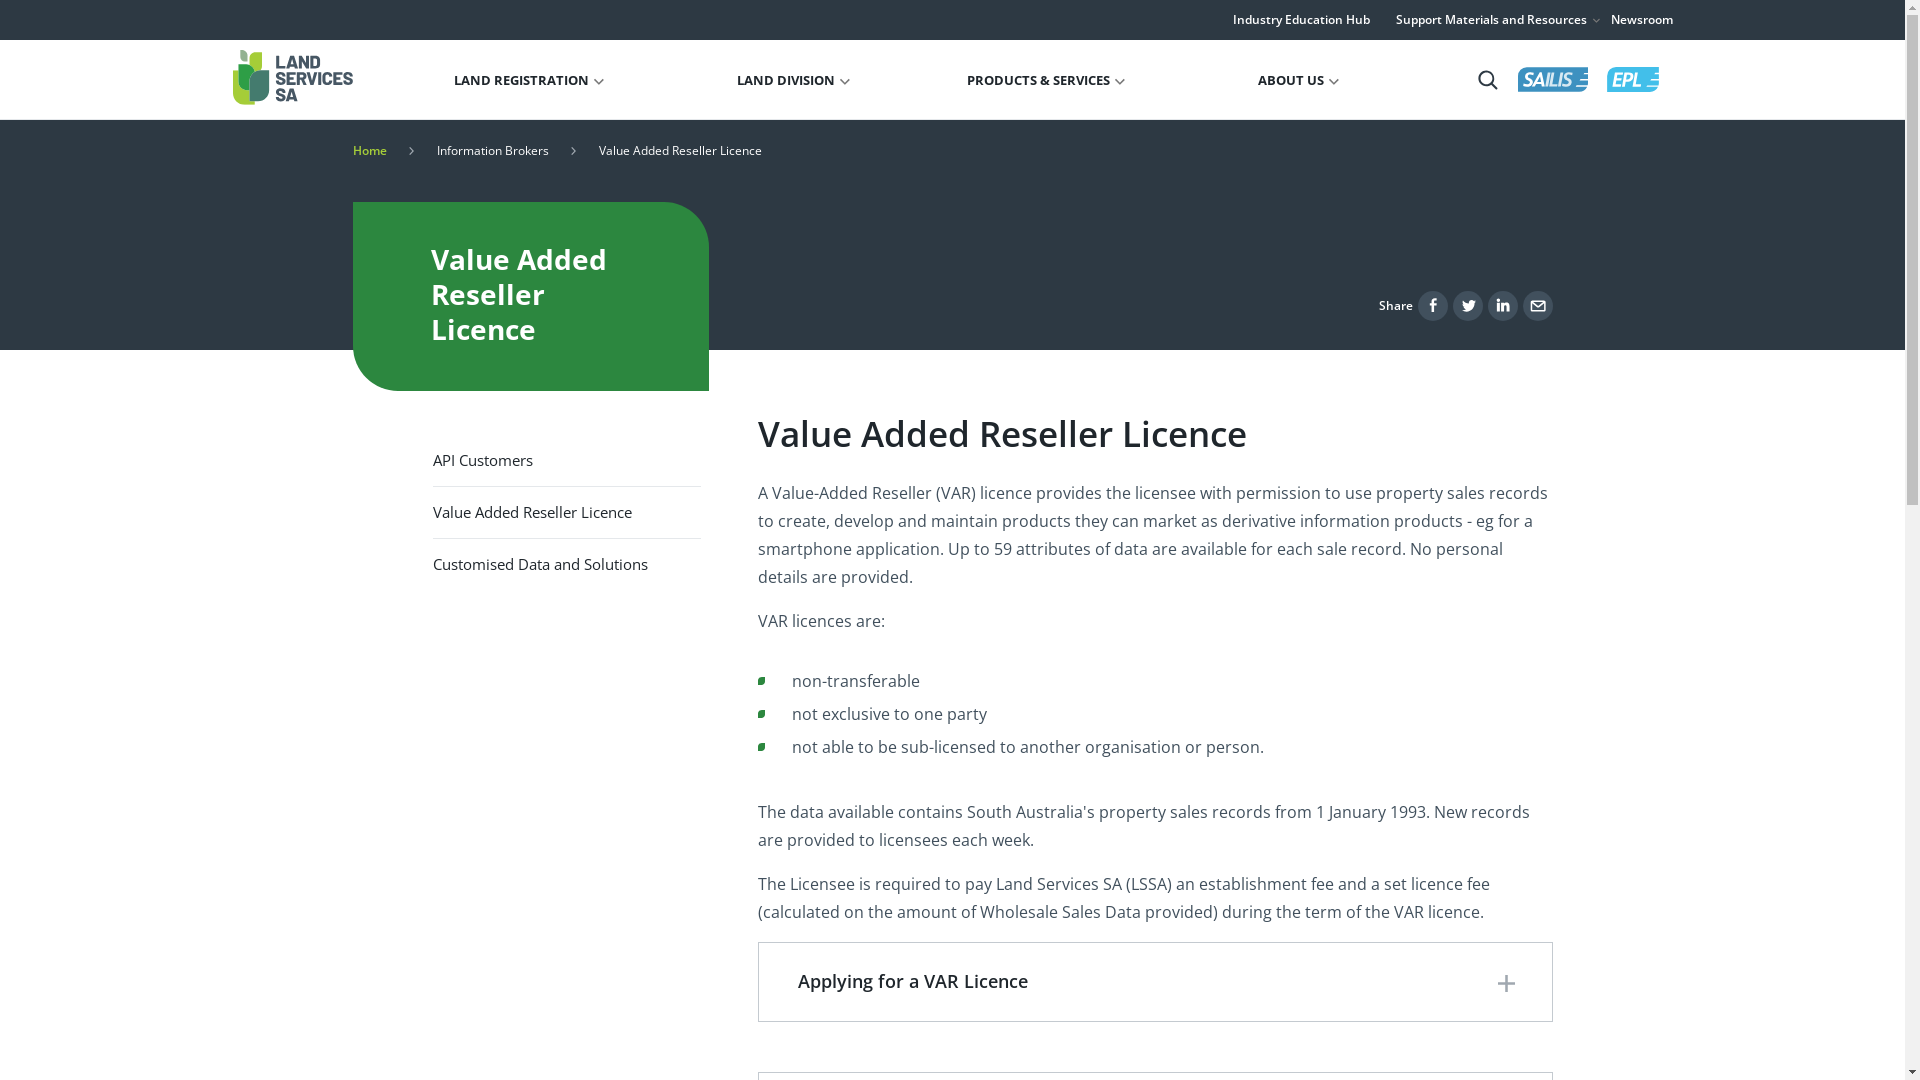 This screenshot has width=1920, height=1080. I want to click on 'Industry Education Hub', so click(1300, 20).